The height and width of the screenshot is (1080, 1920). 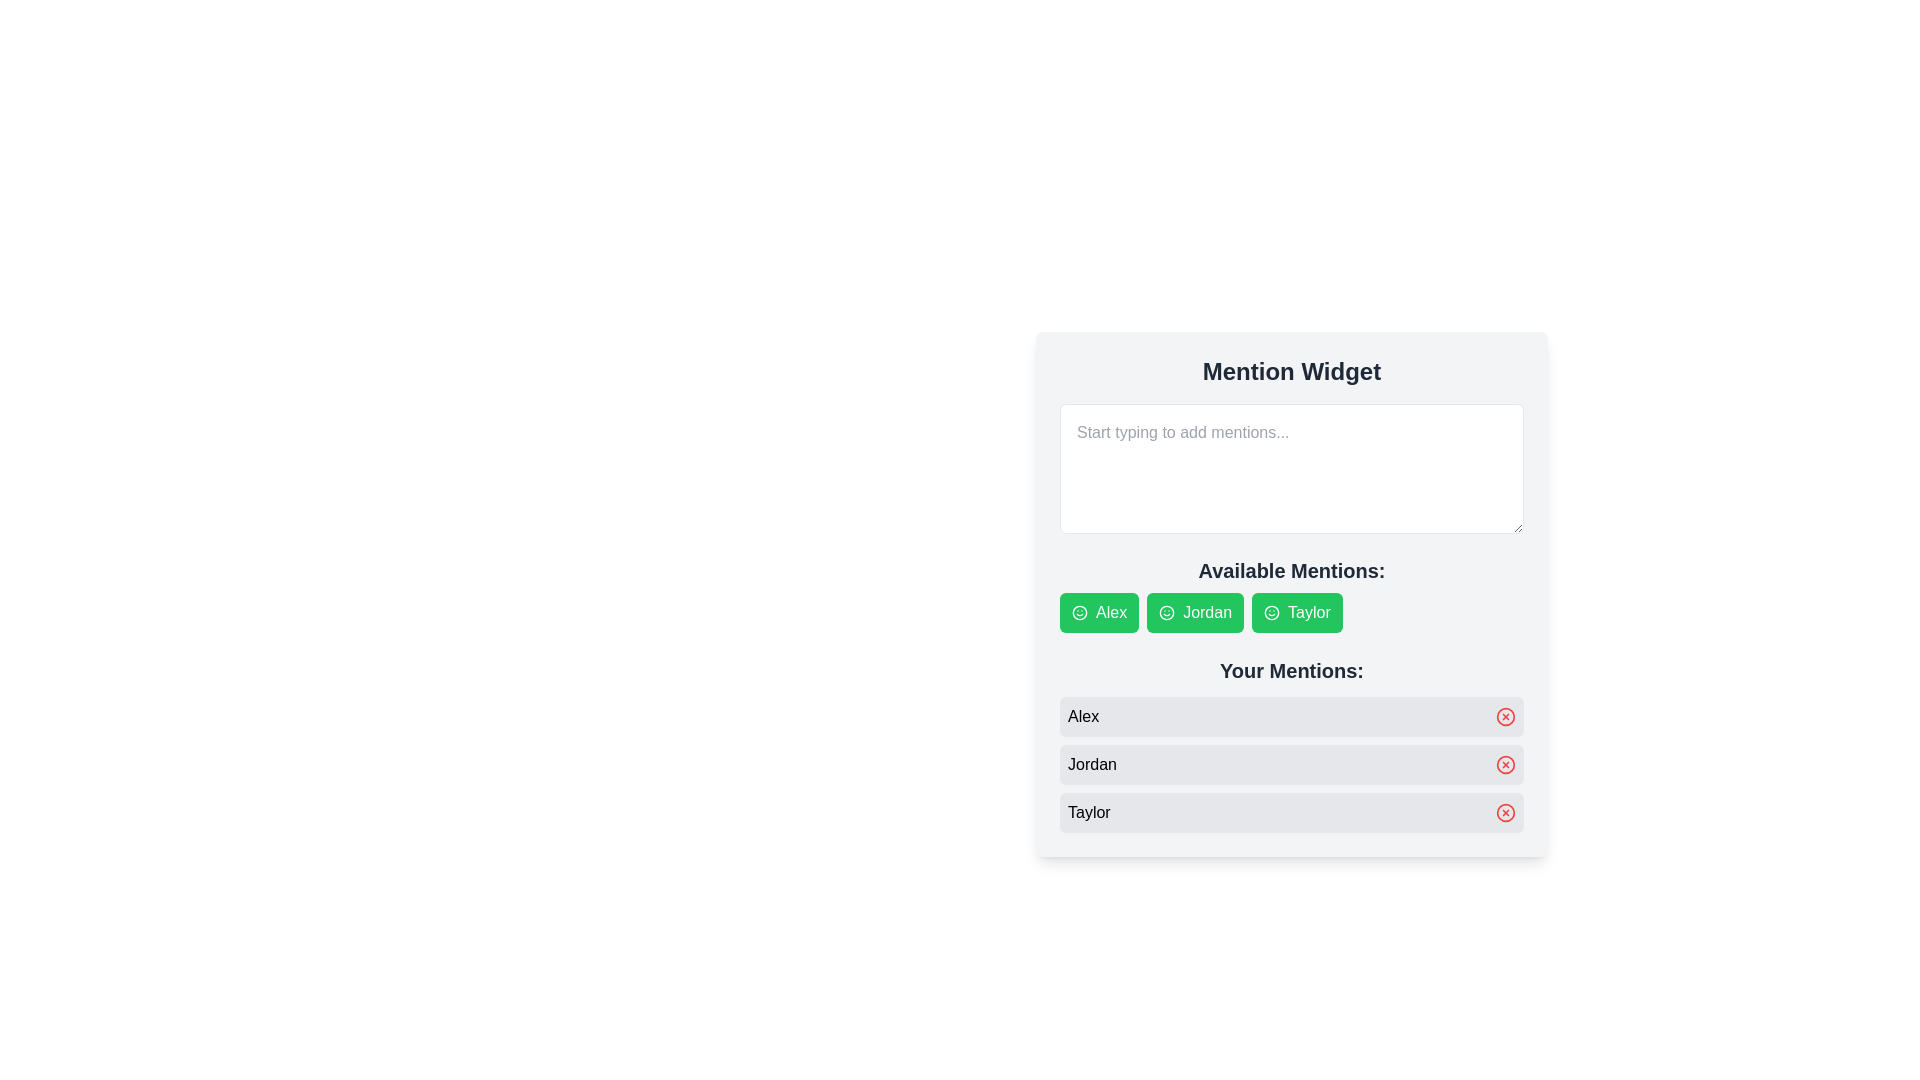 What do you see at coordinates (1079, 612) in the screenshot?
I see `SVG component (circle) within the green button labeled 'Alex' in the 'Available Mentions' section by opening developer tools` at bounding box center [1079, 612].